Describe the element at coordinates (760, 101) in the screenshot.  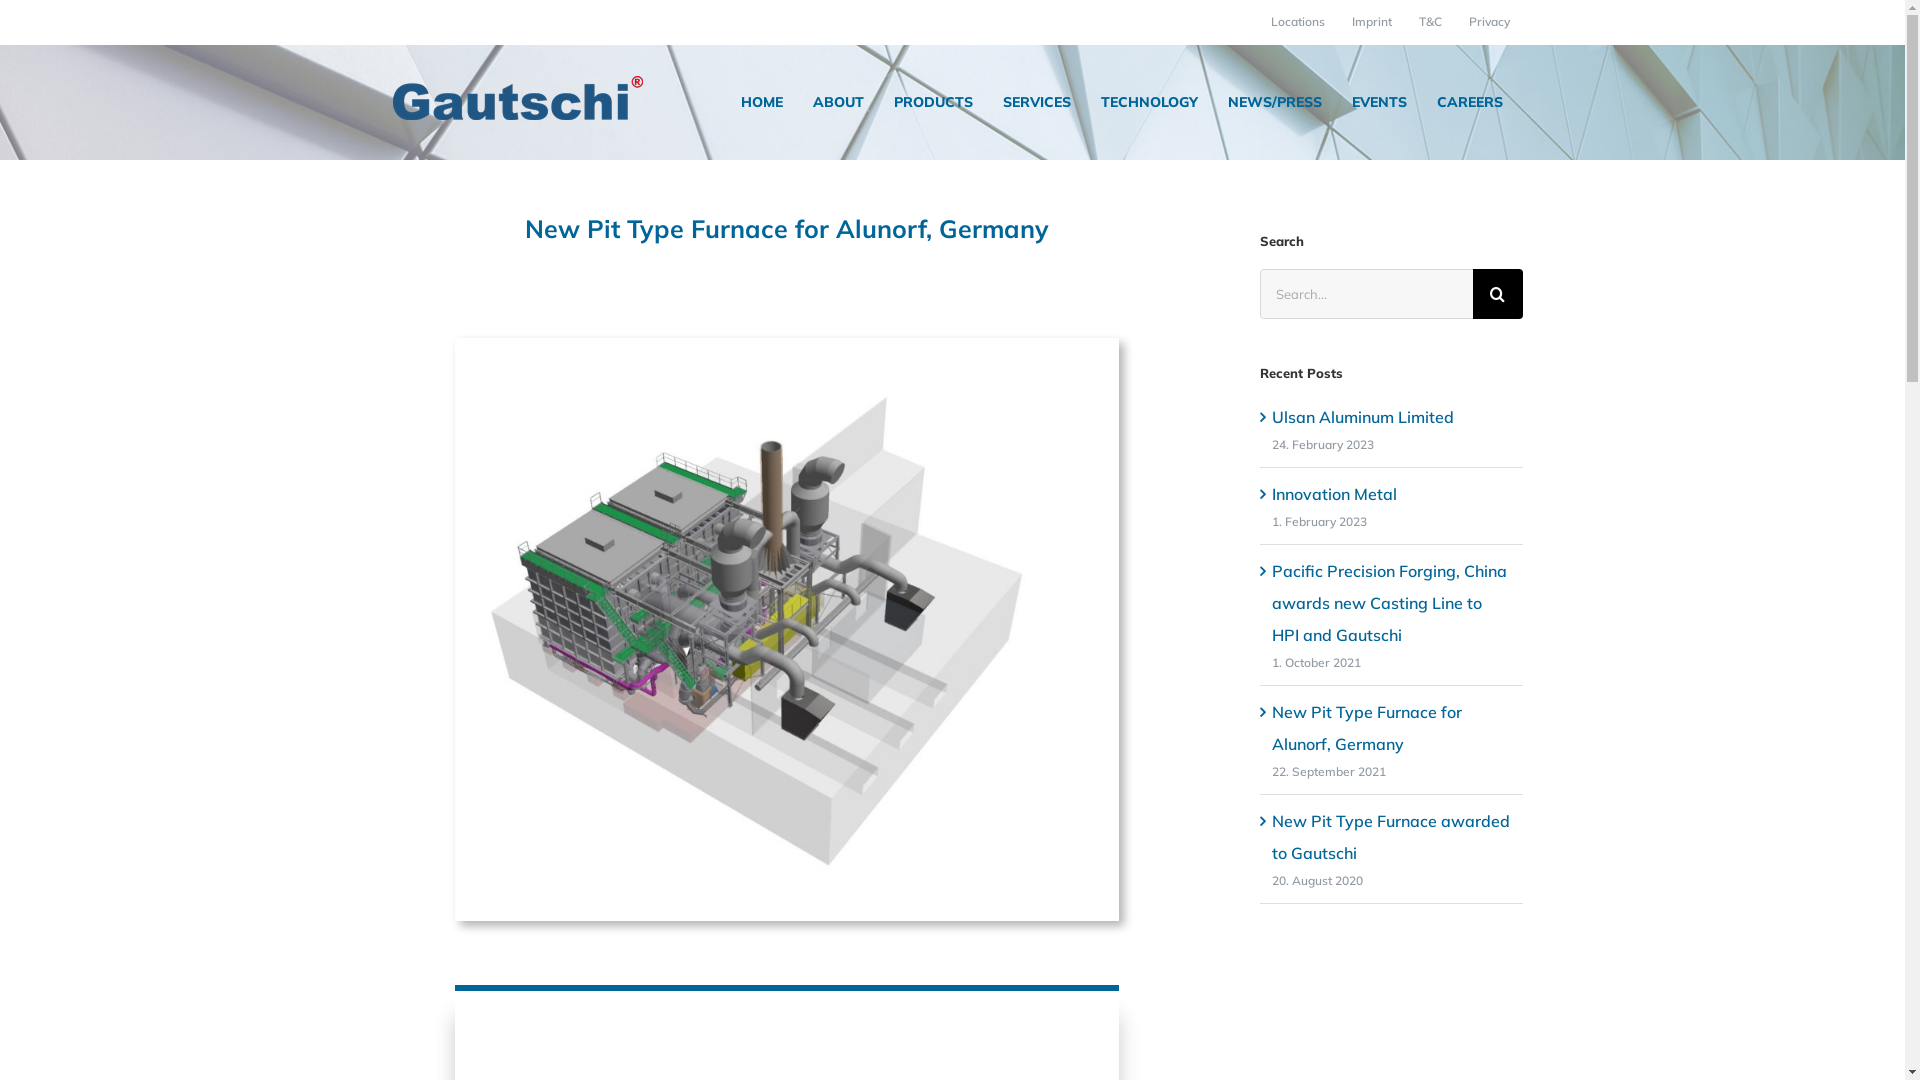
I see `'HOME'` at that location.